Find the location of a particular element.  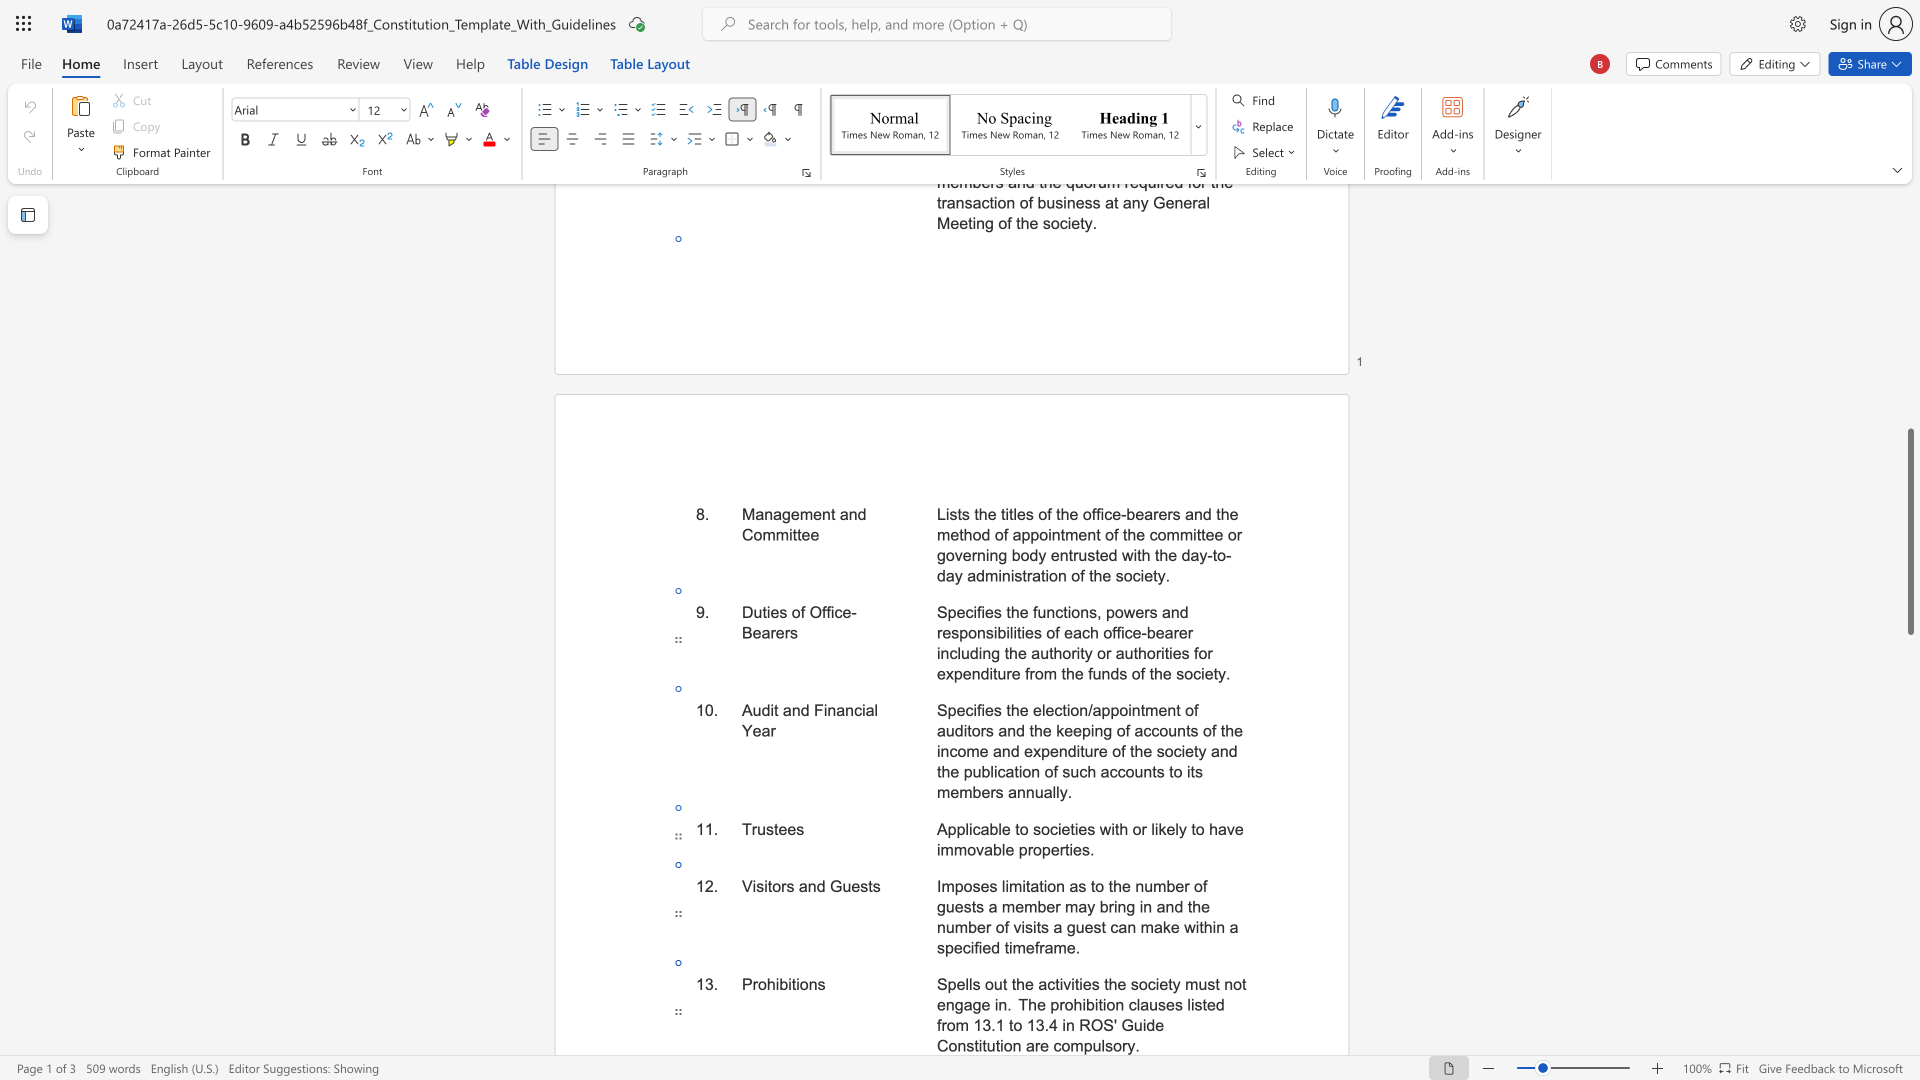

the 1th character "r" in the text is located at coordinates (1060, 1005).